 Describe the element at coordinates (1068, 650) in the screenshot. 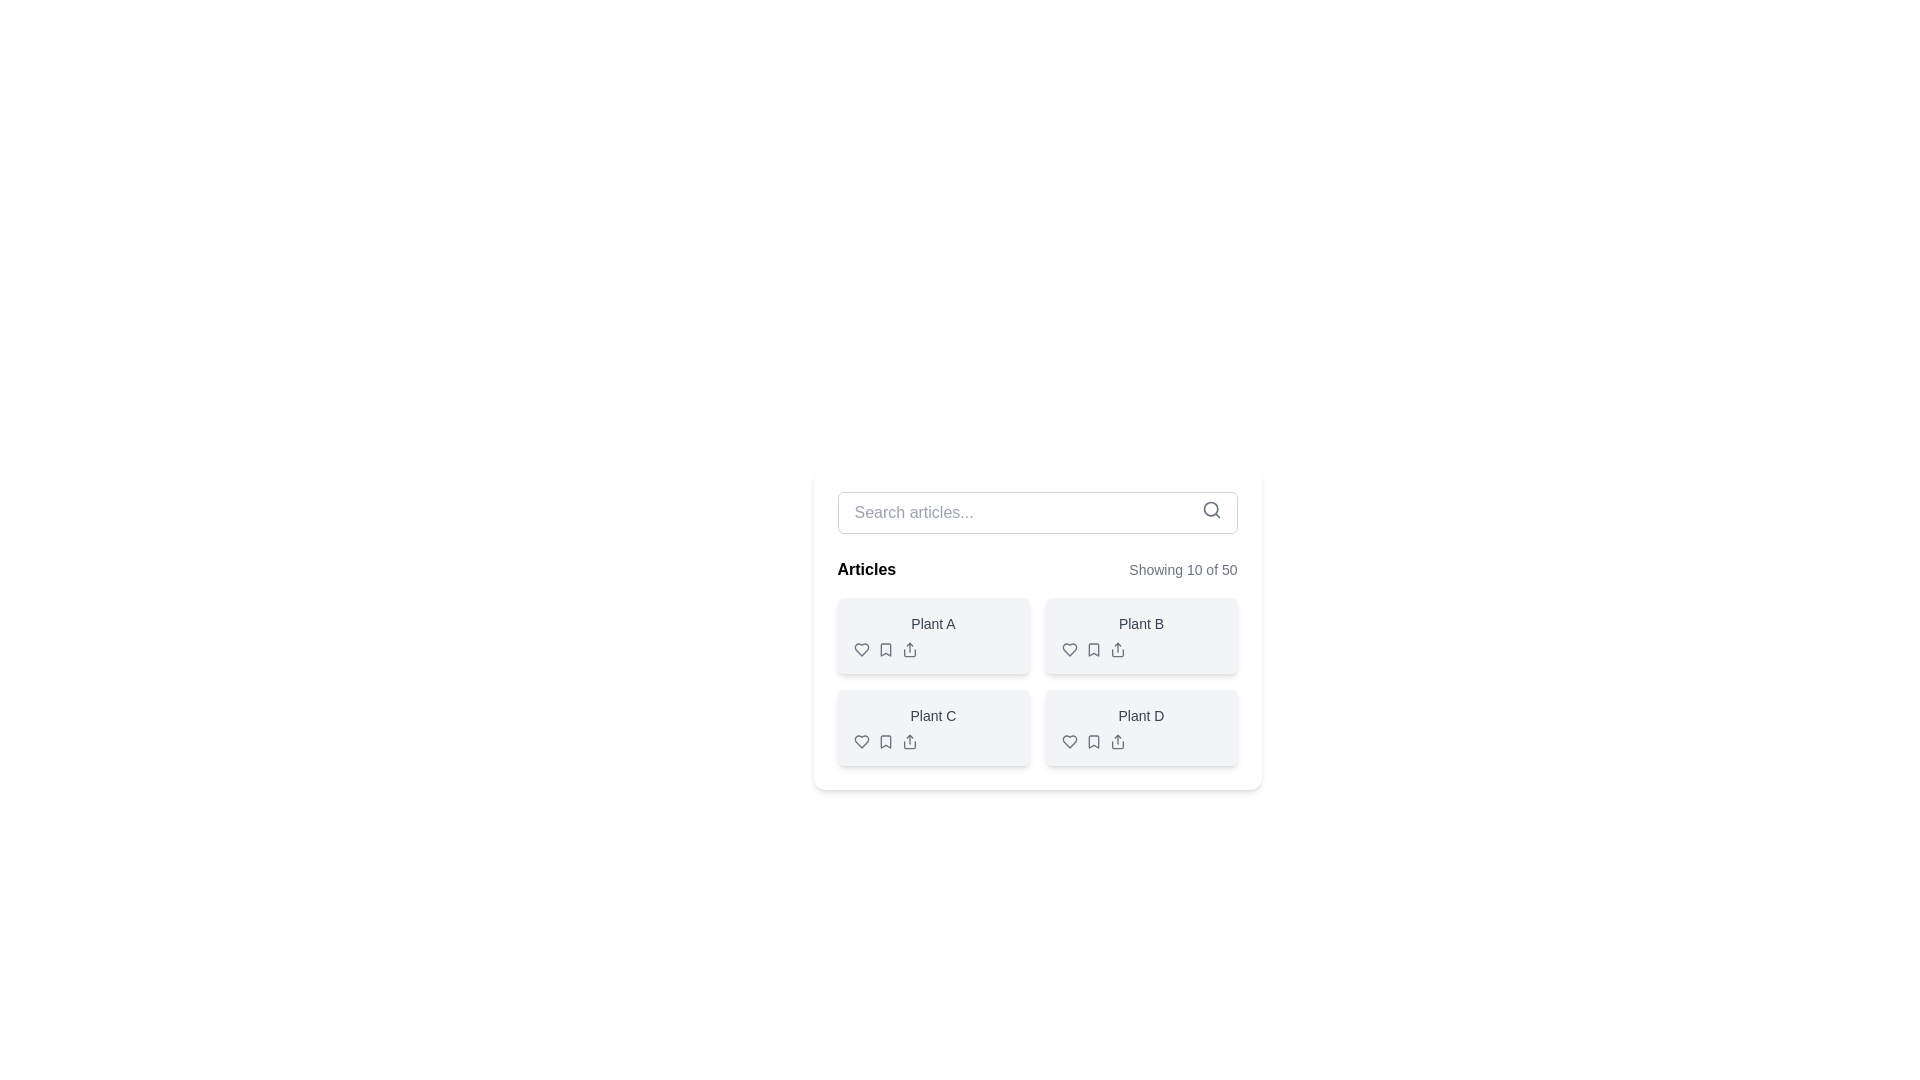

I see `the heart-shaped icon located at the bottom of the 'Plant B' card, which signifies a liking or favoriting functionality` at that location.